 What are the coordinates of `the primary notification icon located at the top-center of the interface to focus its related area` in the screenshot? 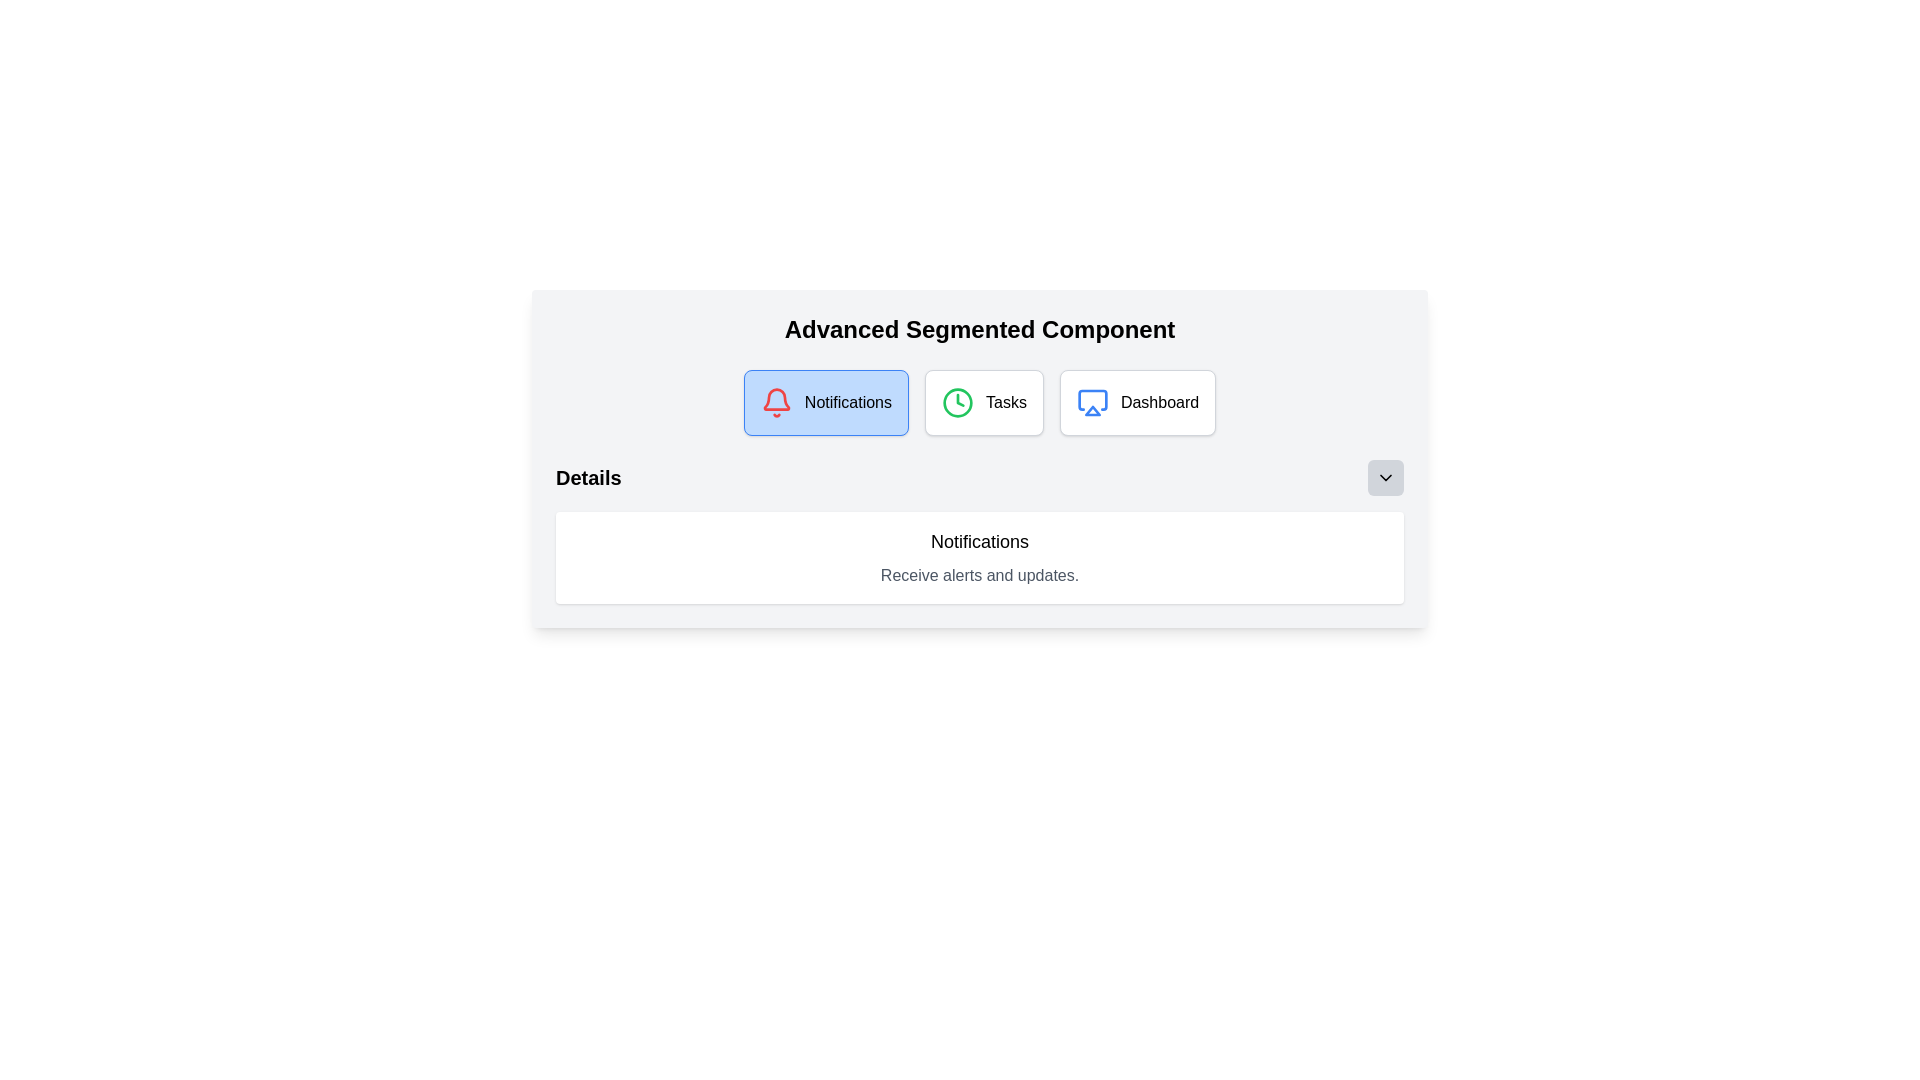 It's located at (775, 399).